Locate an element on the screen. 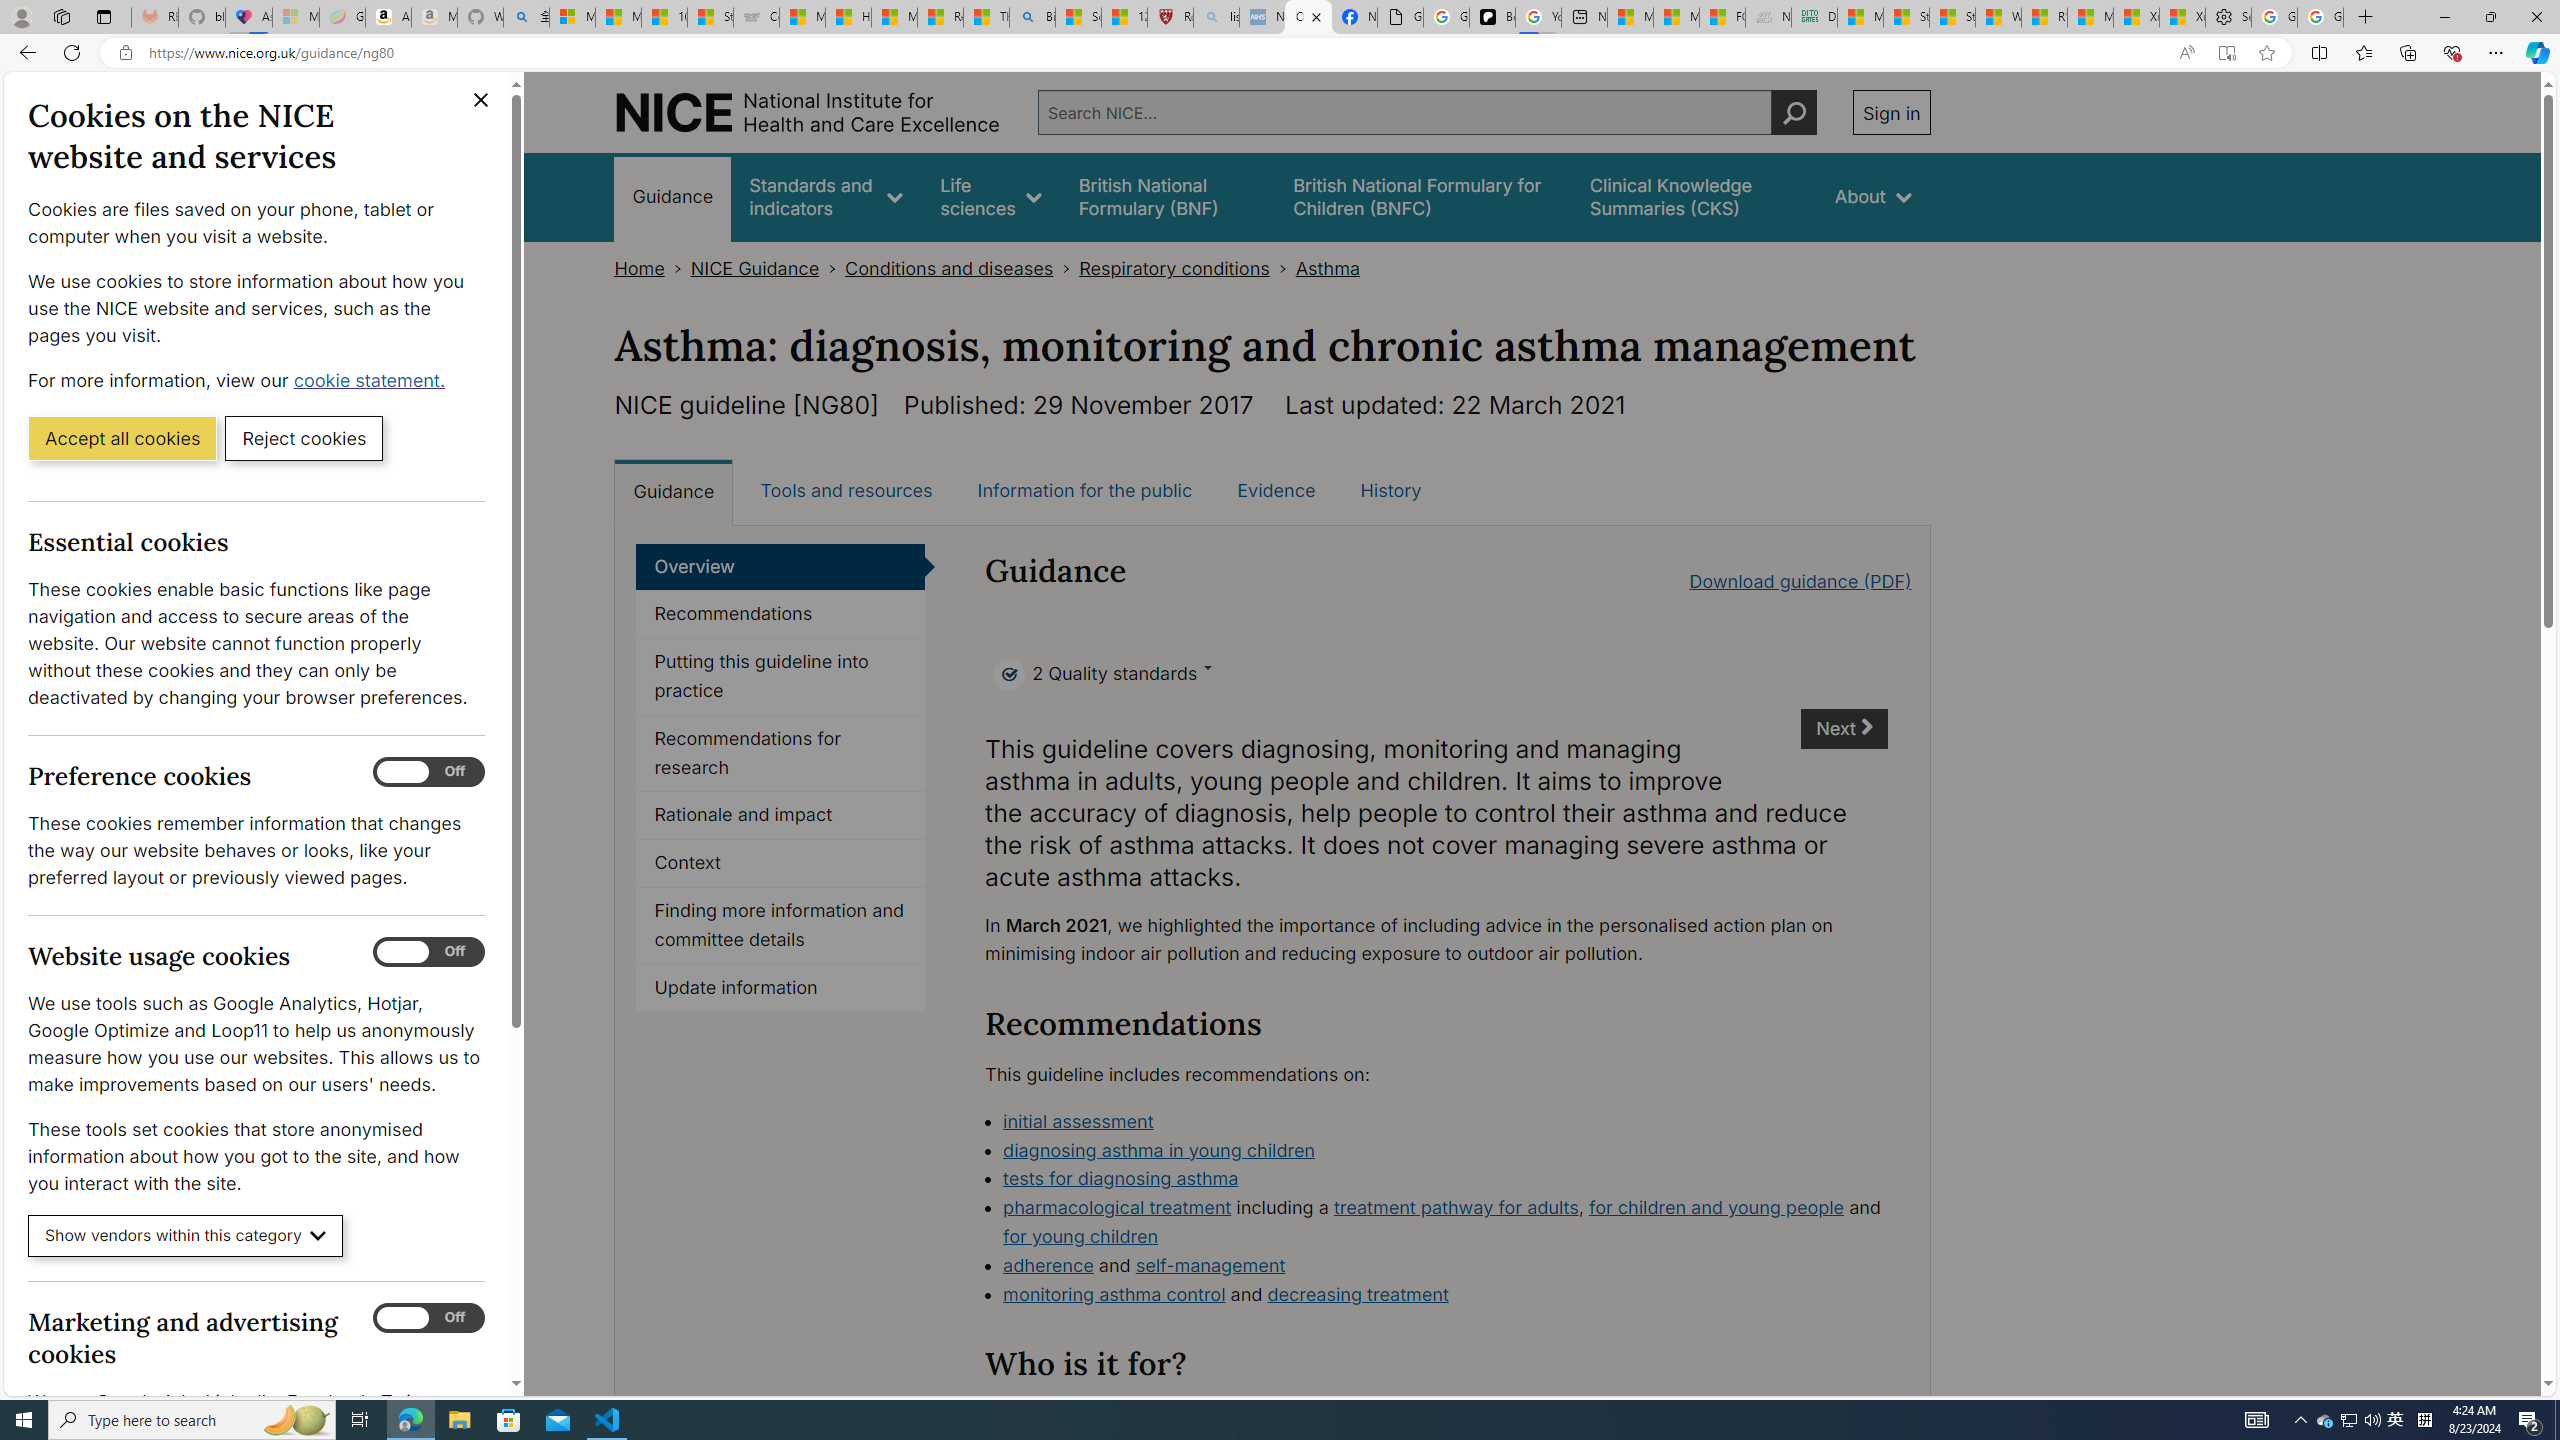  'Marketing and advertising cookies' is located at coordinates (428, 1317).